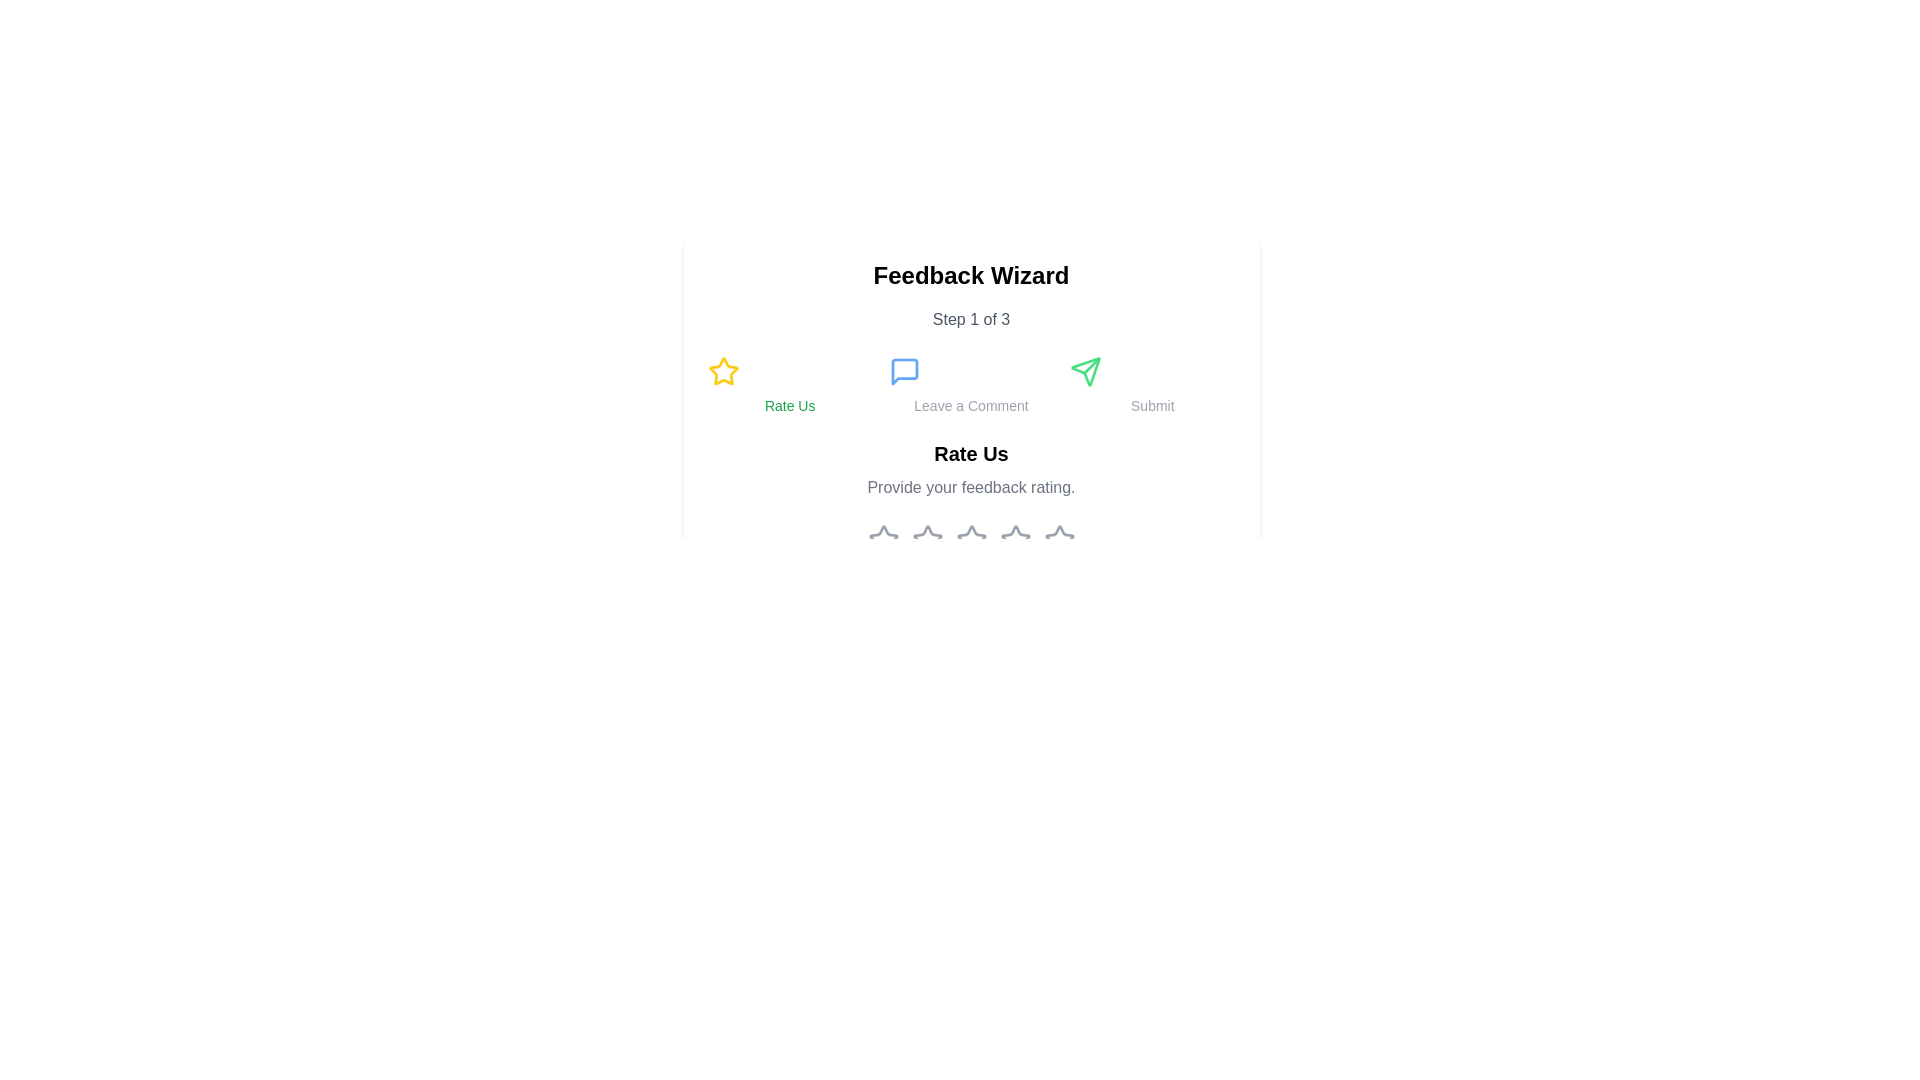  What do you see at coordinates (722, 371) in the screenshot?
I see `across the yellow star icon in the 'Rate Us' section` at bounding box center [722, 371].